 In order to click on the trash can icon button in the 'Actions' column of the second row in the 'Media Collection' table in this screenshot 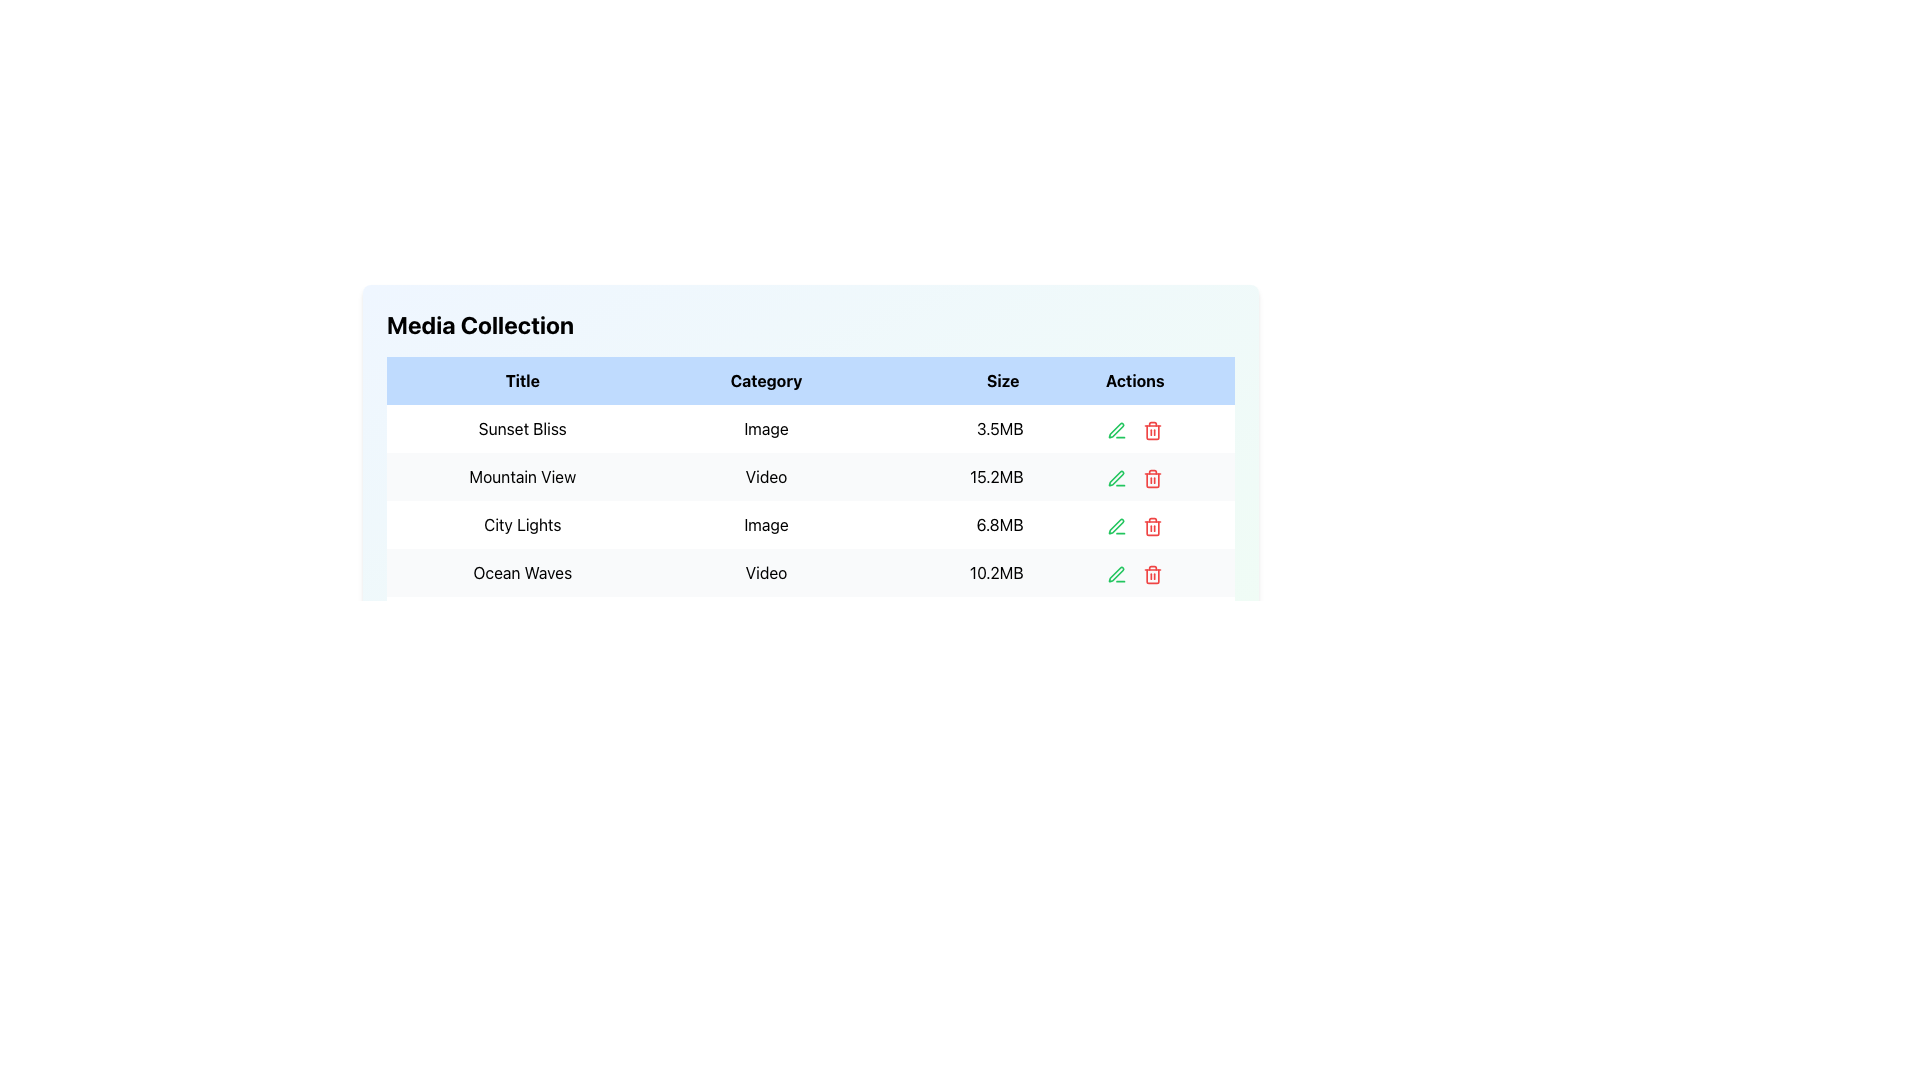, I will do `click(1153, 478)`.